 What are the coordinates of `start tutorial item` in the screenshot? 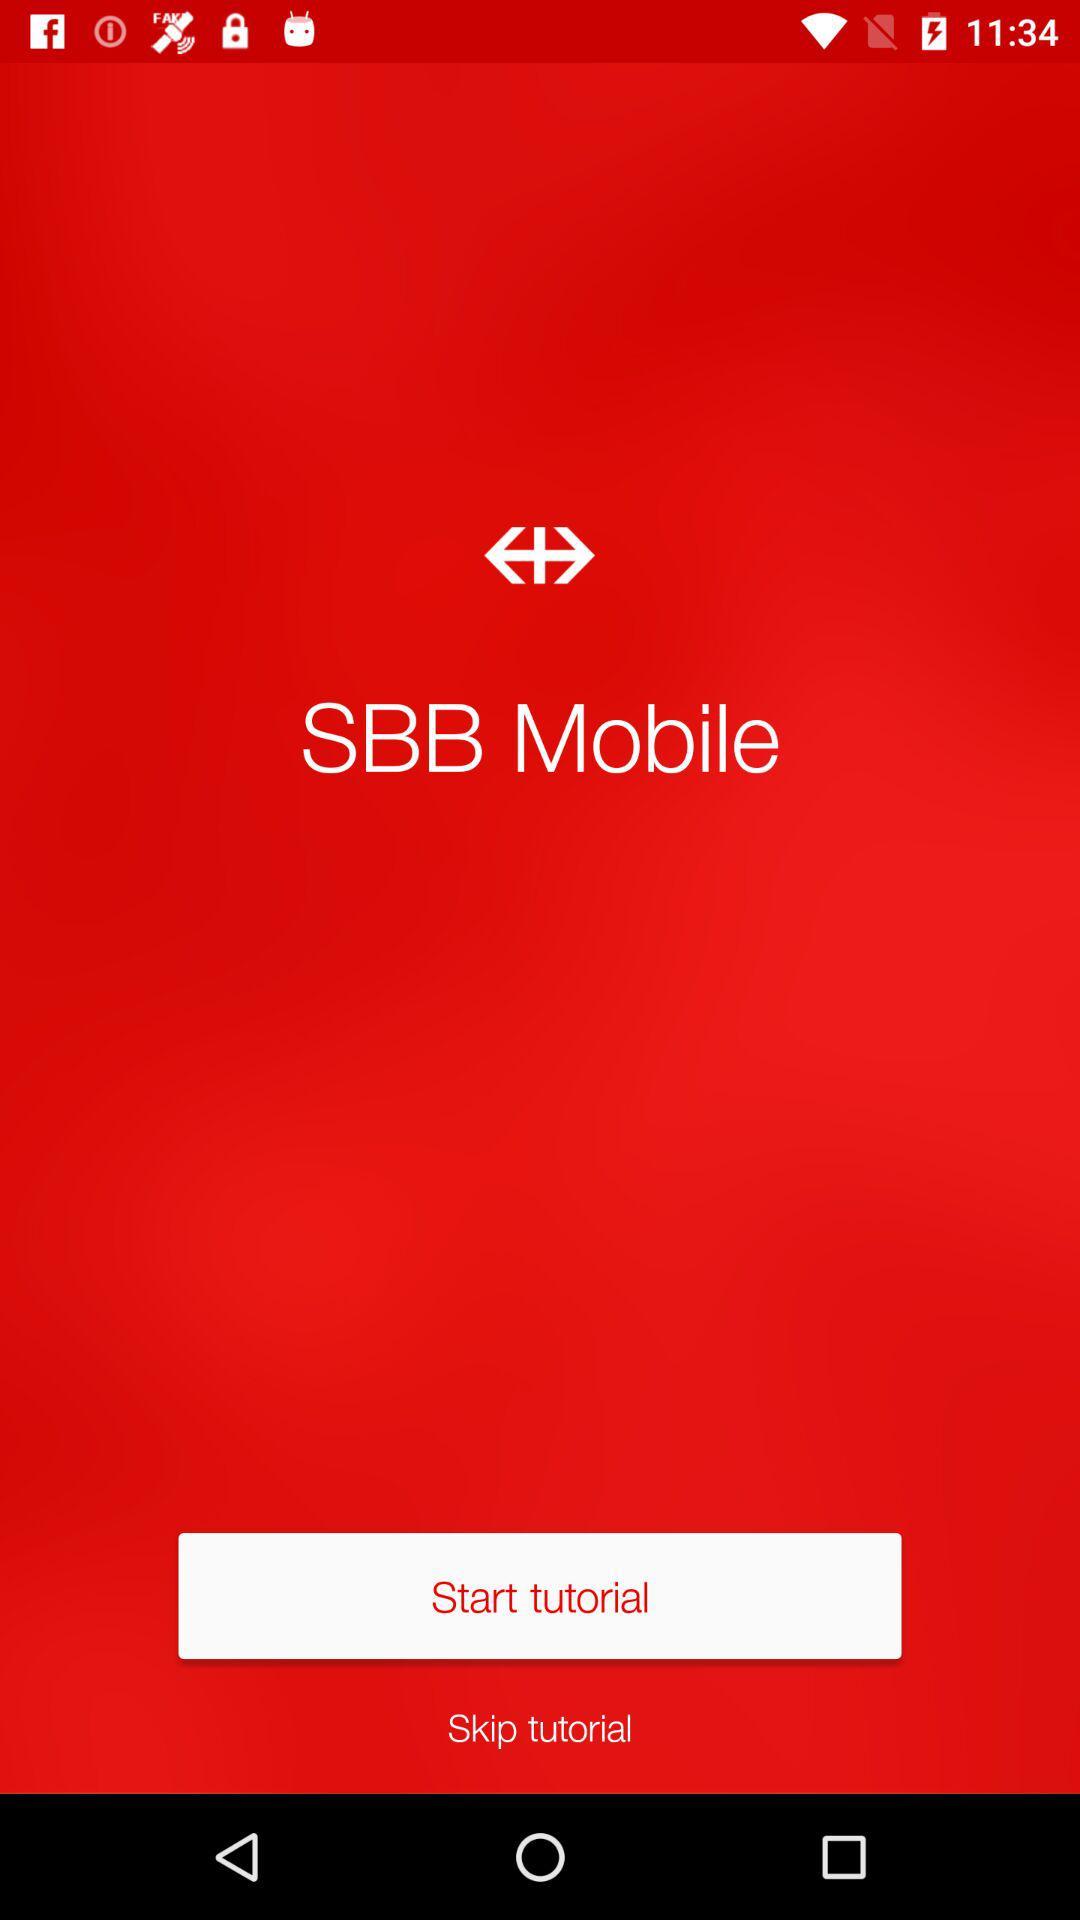 It's located at (540, 1594).